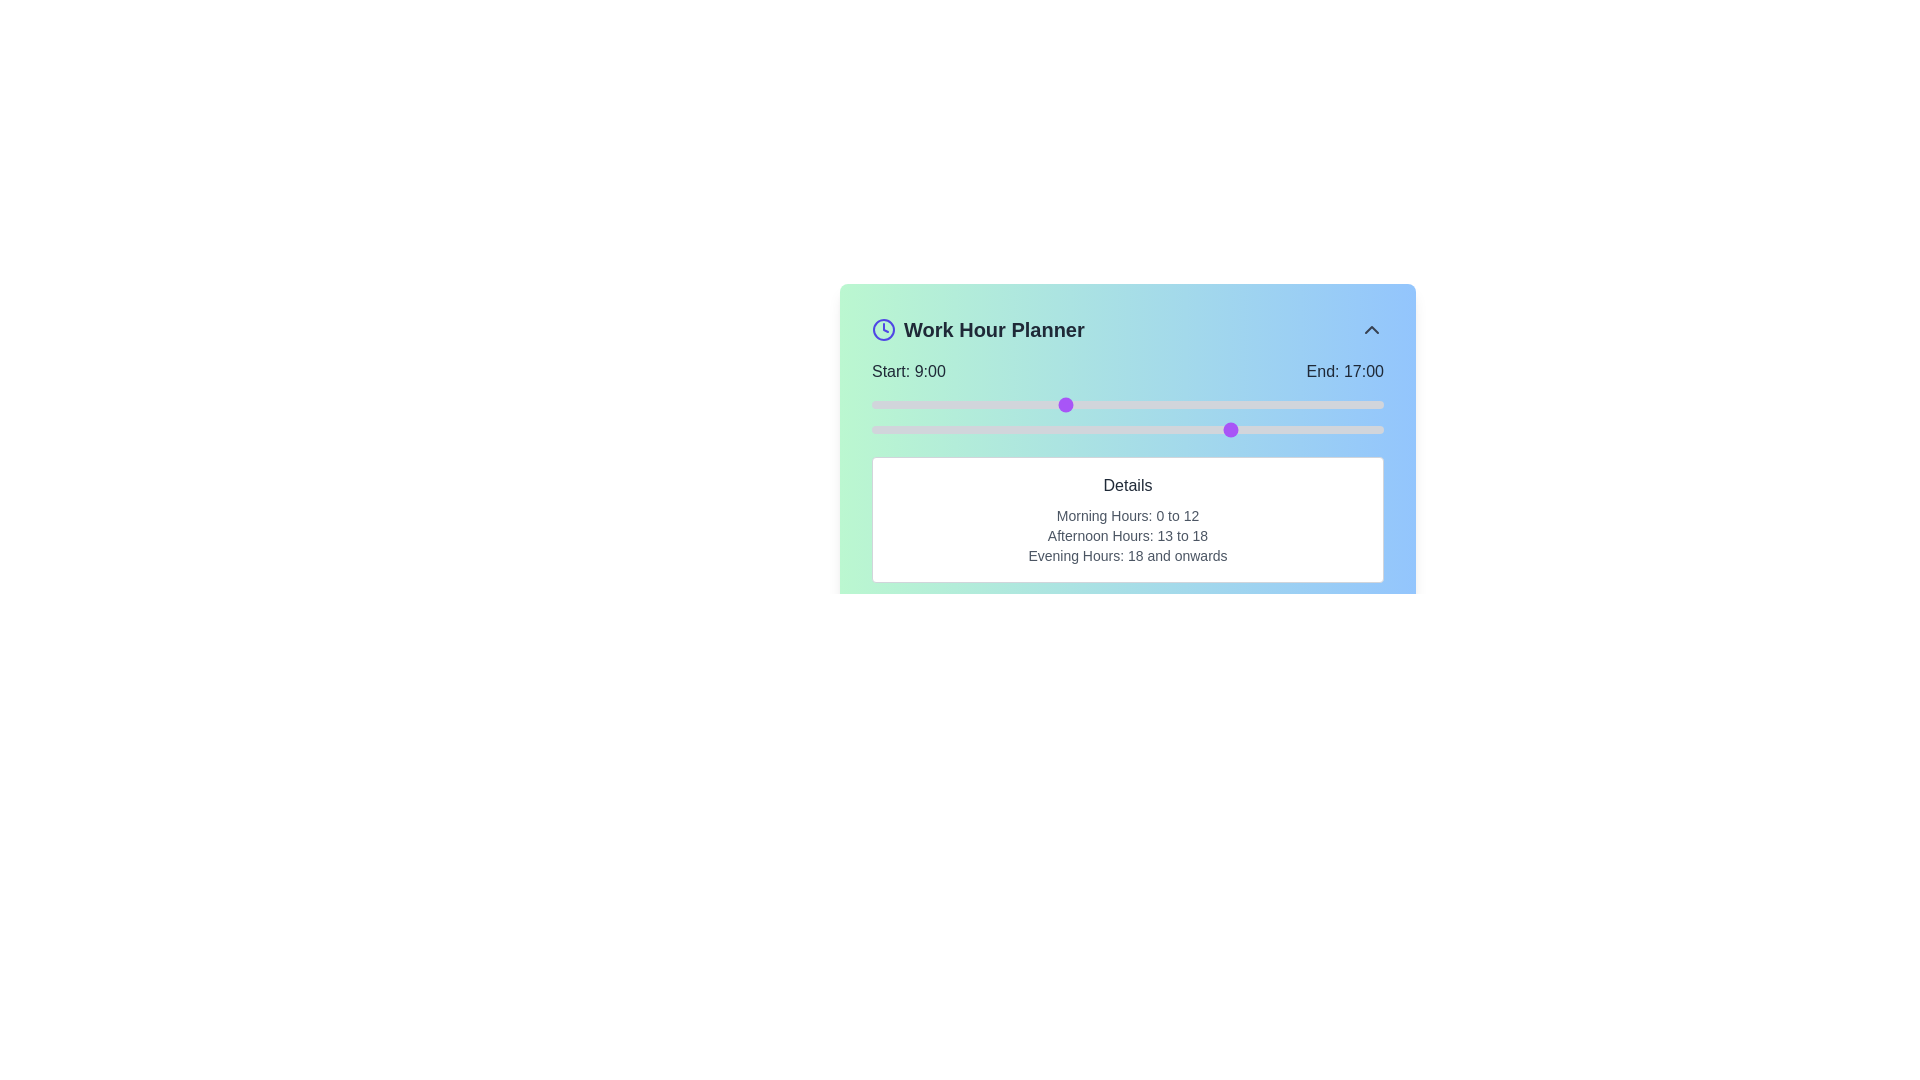 The image size is (1920, 1080). I want to click on the start time to 14 hours using the left slider, so click(1170, 405).